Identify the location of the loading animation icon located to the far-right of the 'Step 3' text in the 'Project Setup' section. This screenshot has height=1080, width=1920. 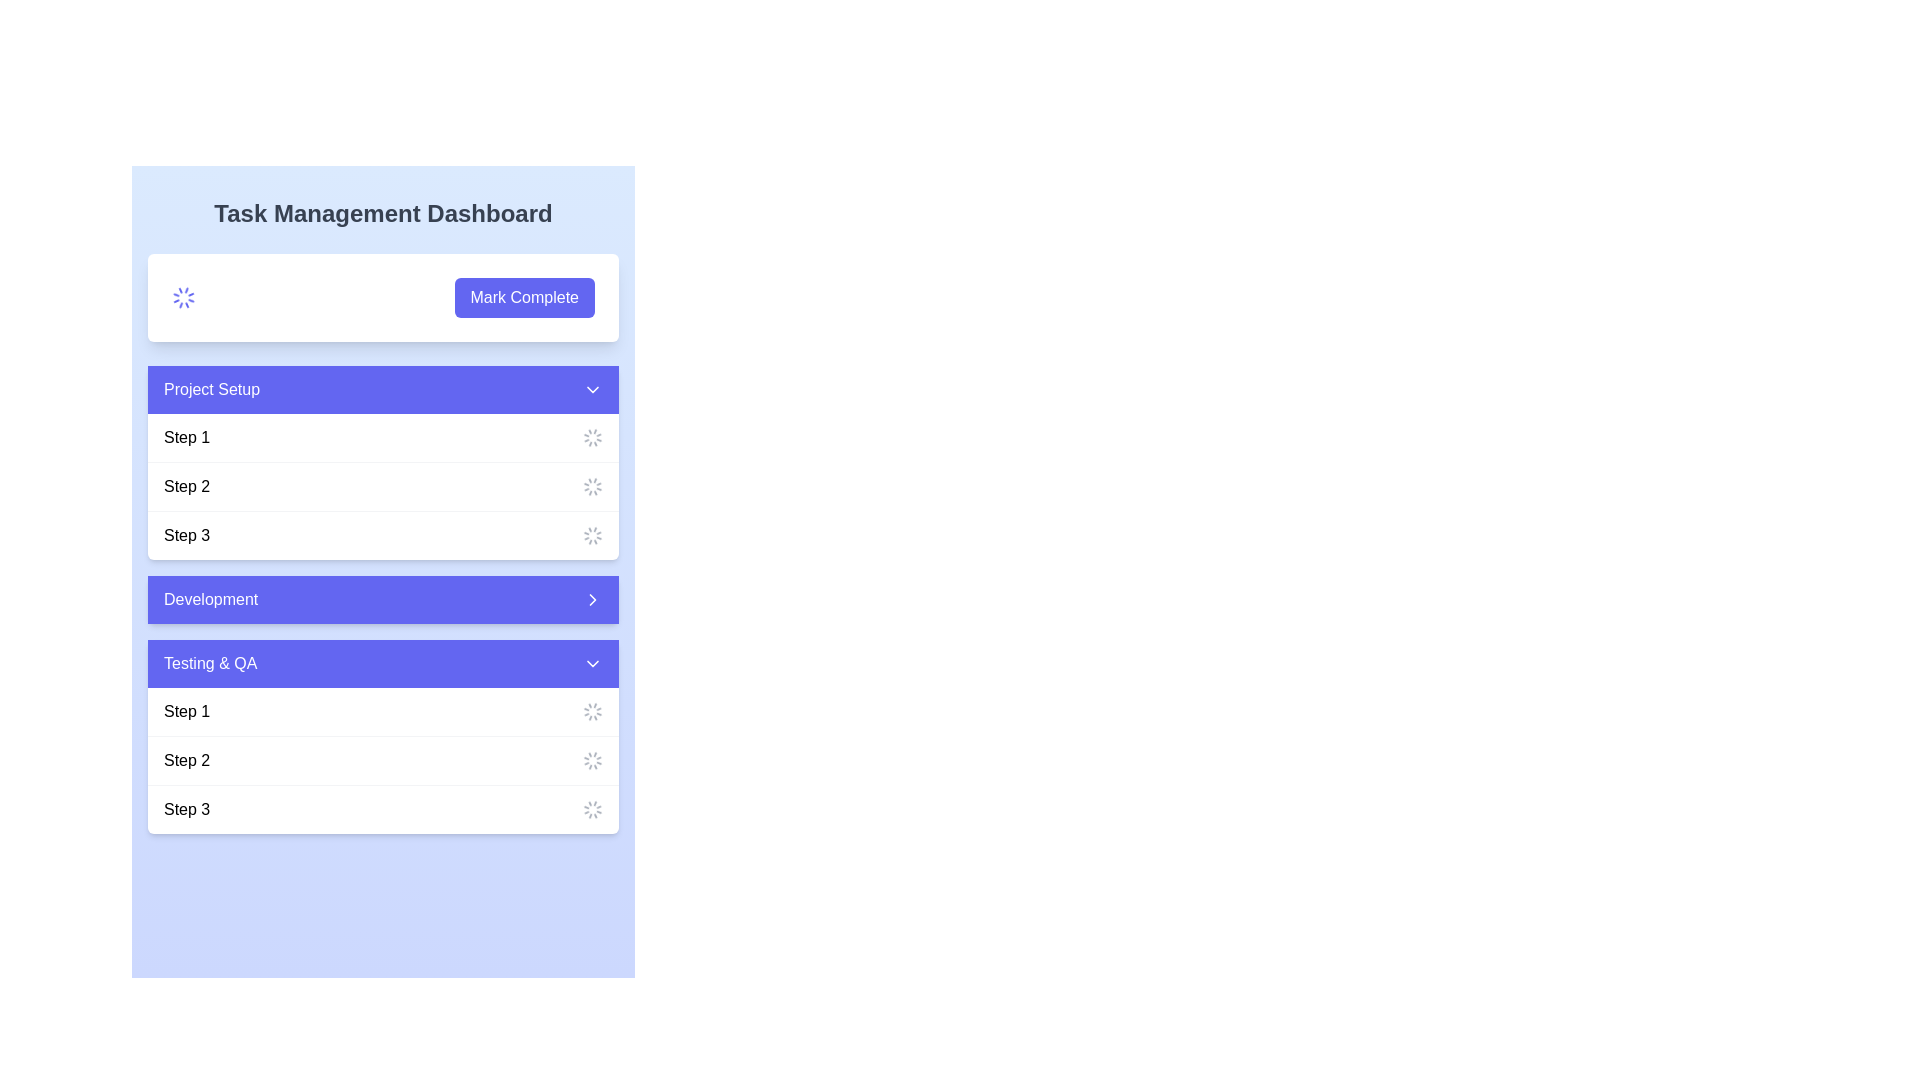
(592, 535).